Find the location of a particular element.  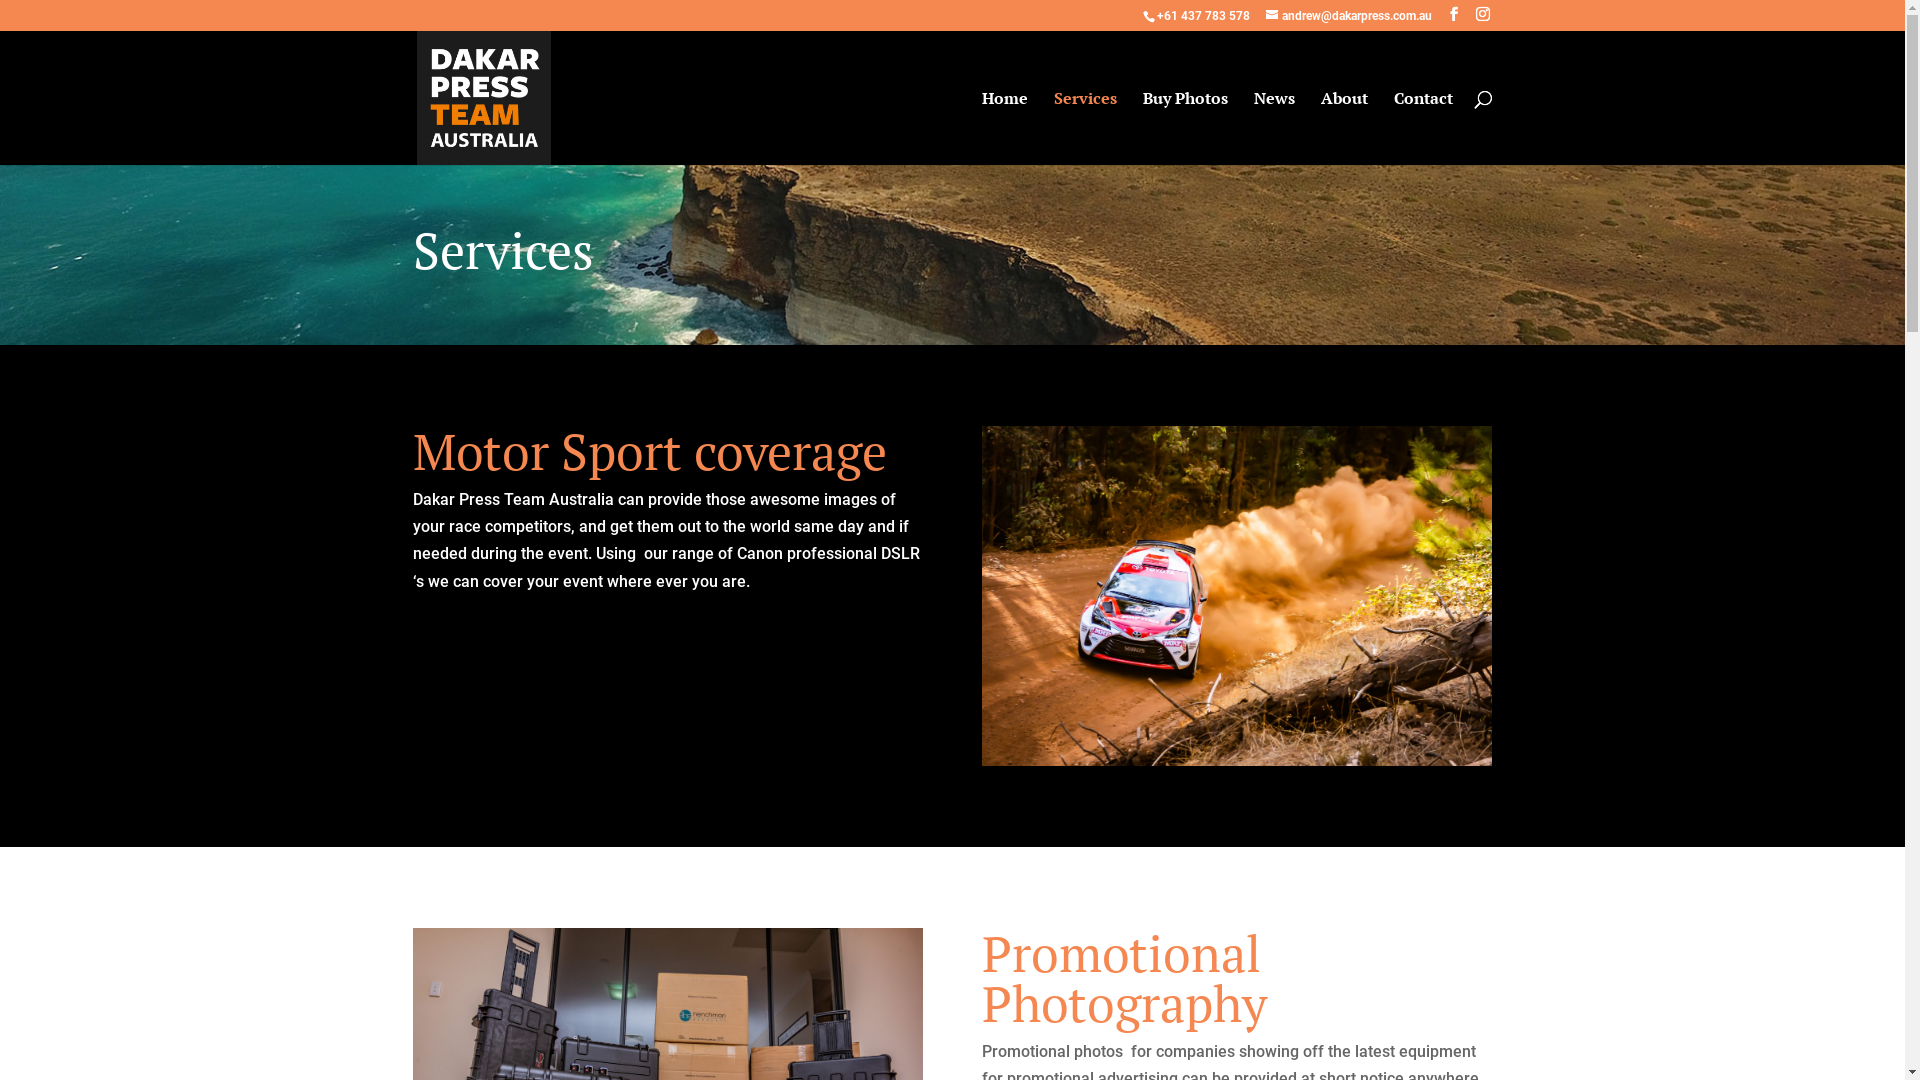

'Services' is located at coordinates (1084, 127).